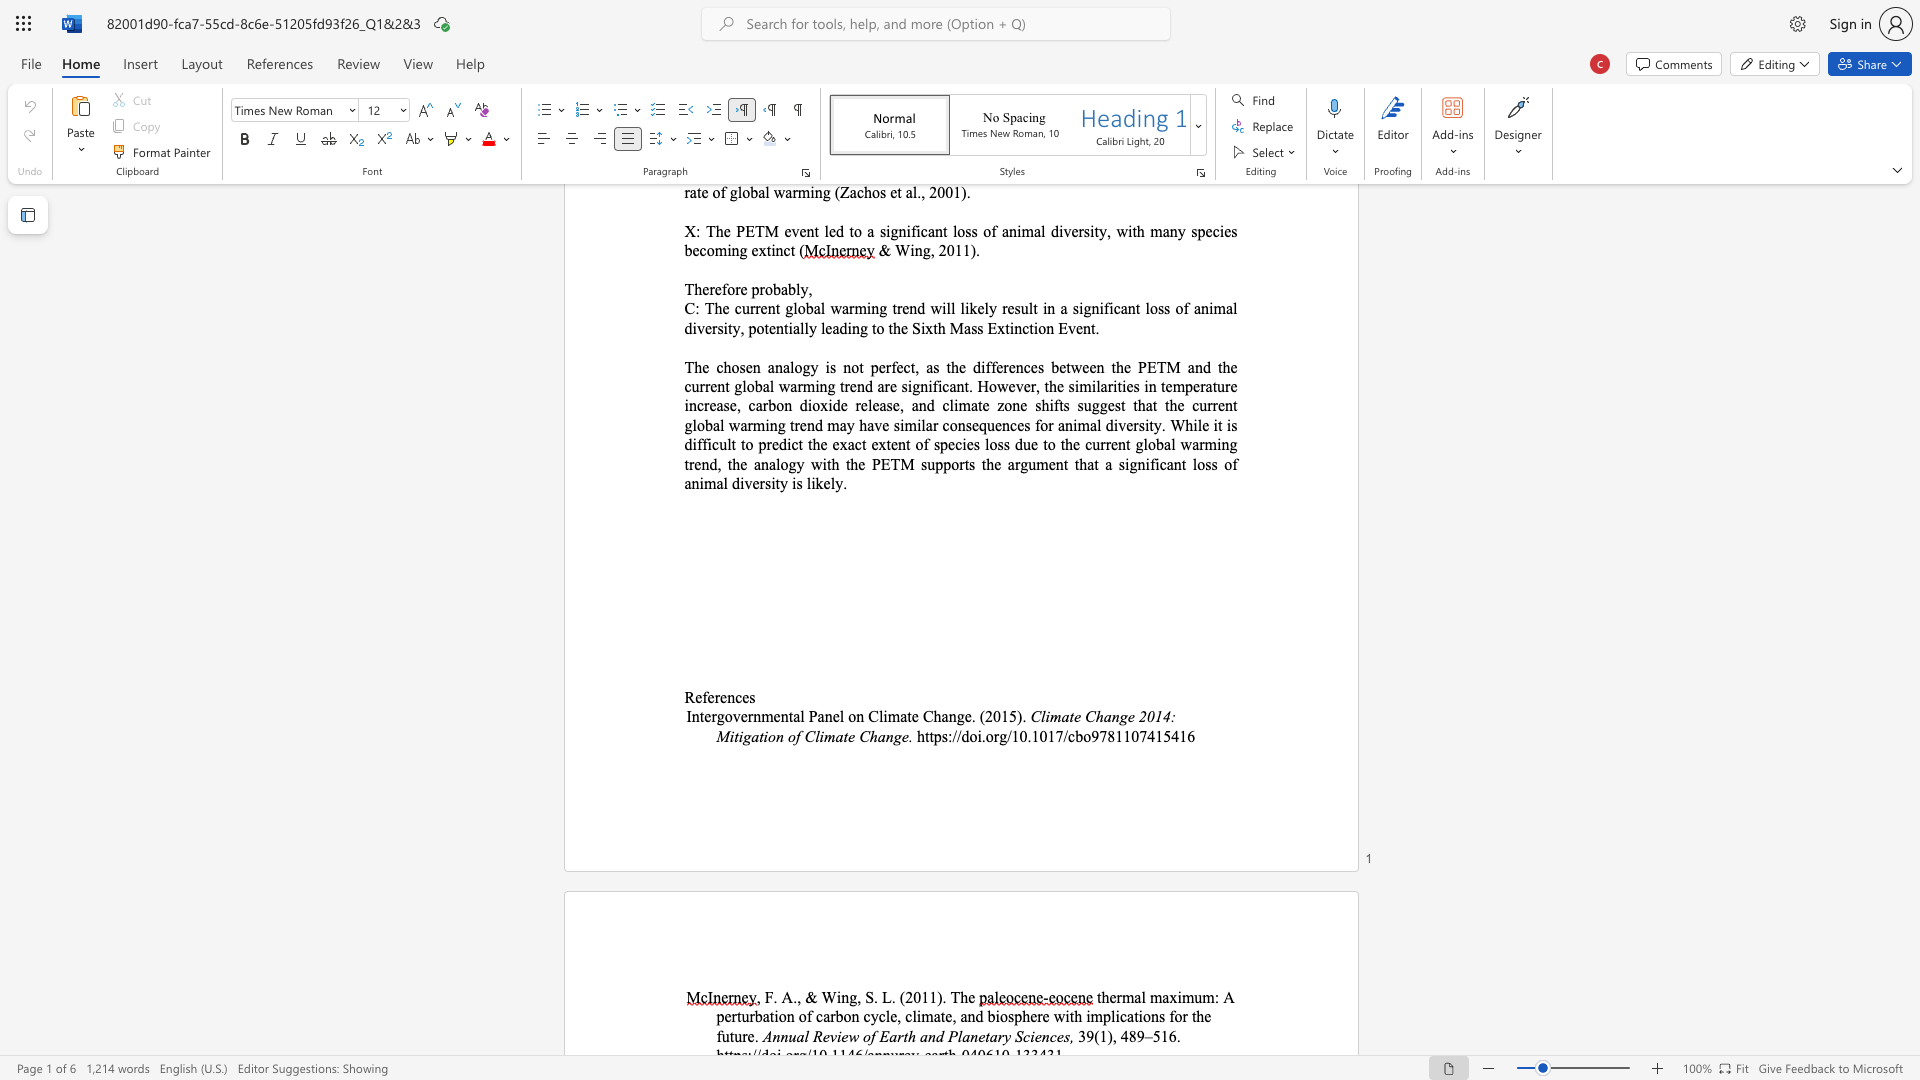 This screenshot has width=1920, height=1080. Describe the element at coordinates (1042, 736) in the screenshot. I see `the 2th character "0" in the text` at that location.